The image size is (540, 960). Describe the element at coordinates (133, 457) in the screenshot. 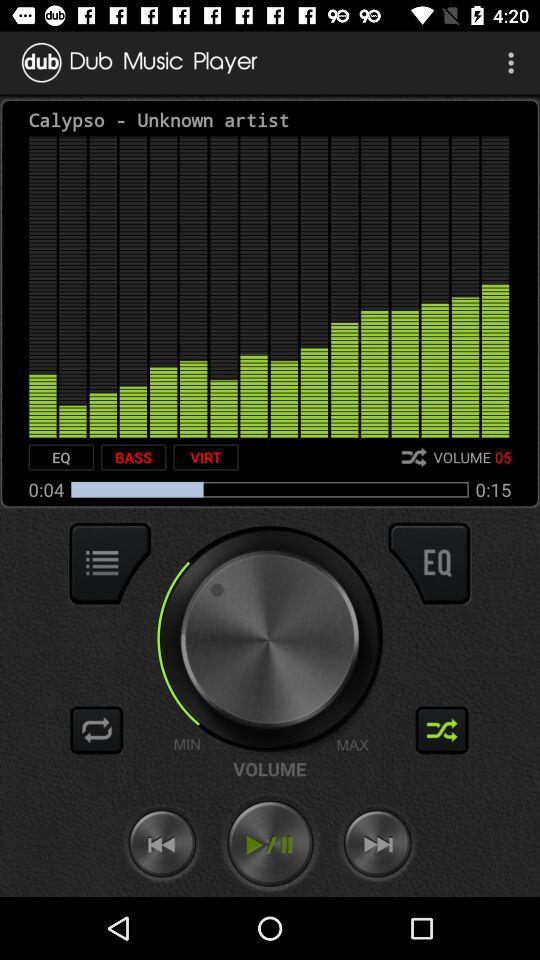

I see `the  bass` at that location.